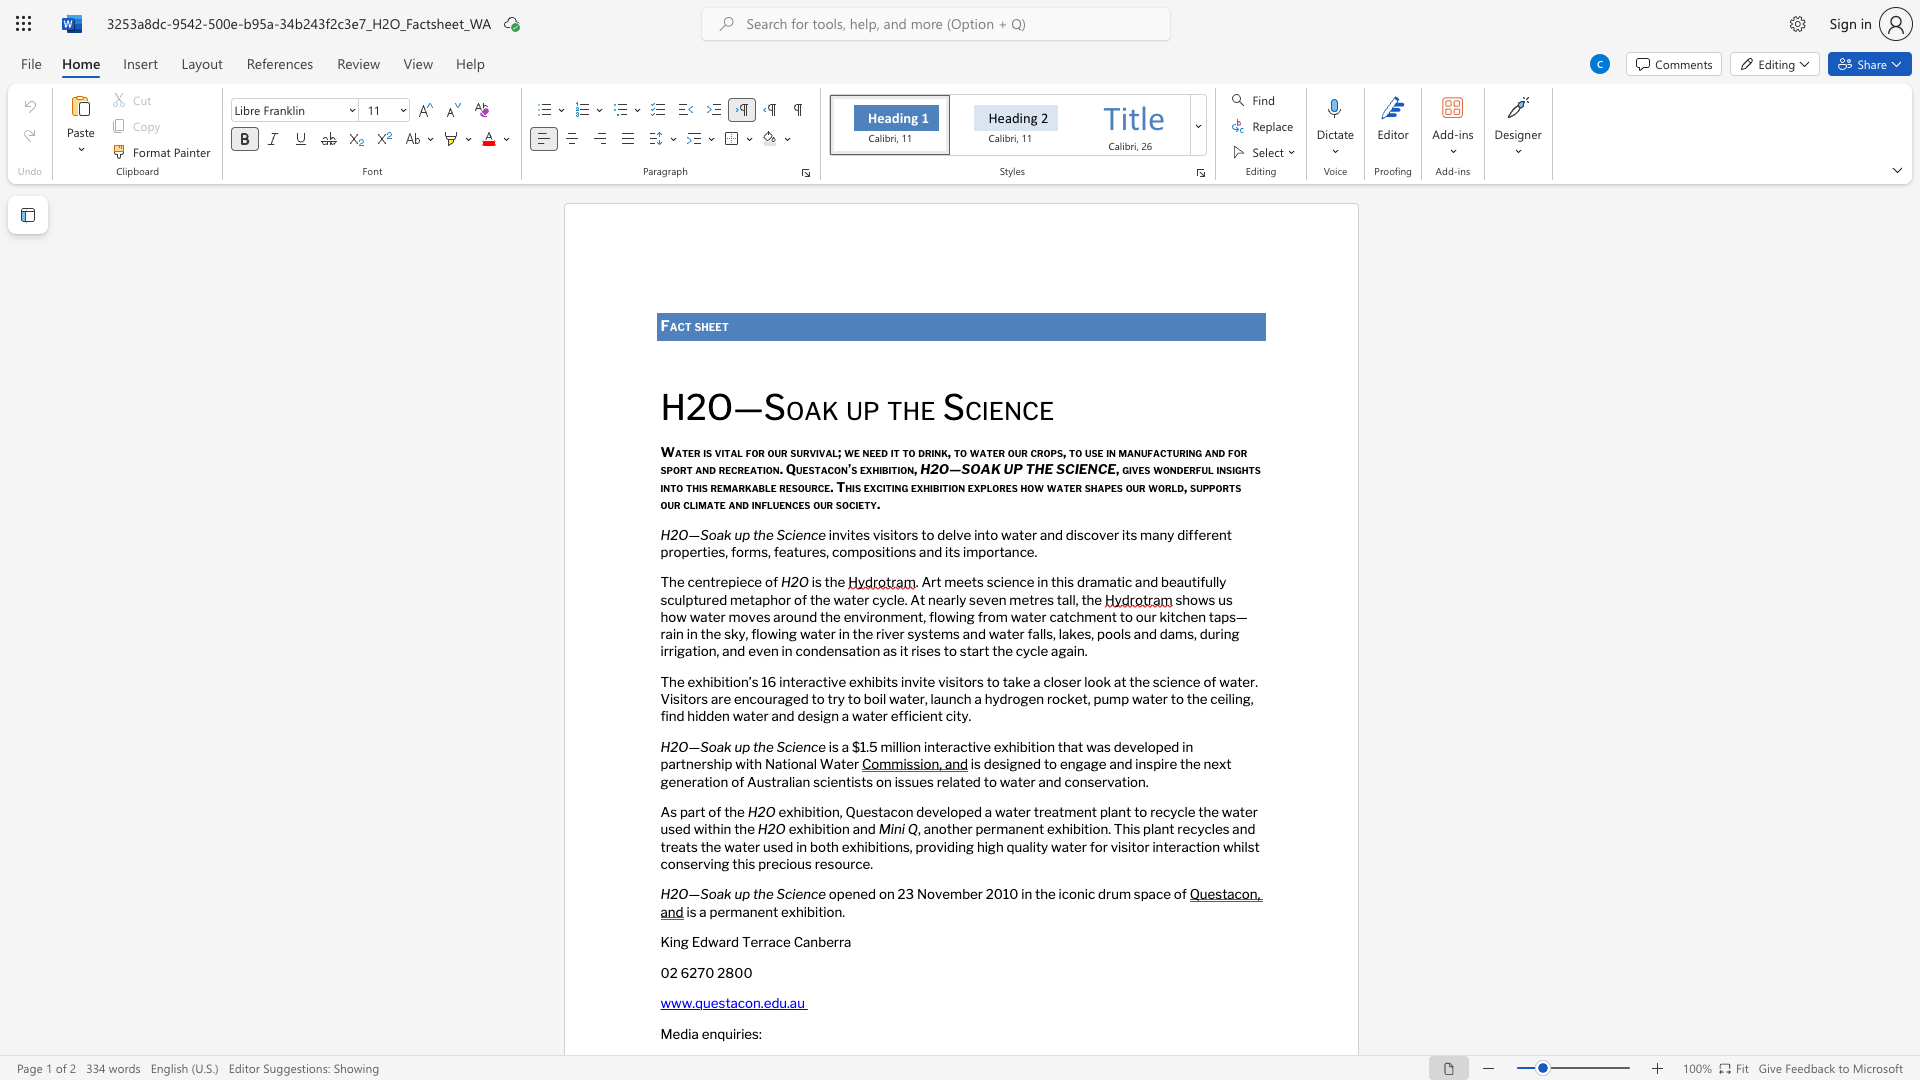 Image resolution: width=1920 pixels, height=1080 pixels. What do you see at coordinates (833, 942) in the screenshot?
I see `the subset text "rr" within the text "King Edward Terrace Canberra"` at bounding box center [833, 942].